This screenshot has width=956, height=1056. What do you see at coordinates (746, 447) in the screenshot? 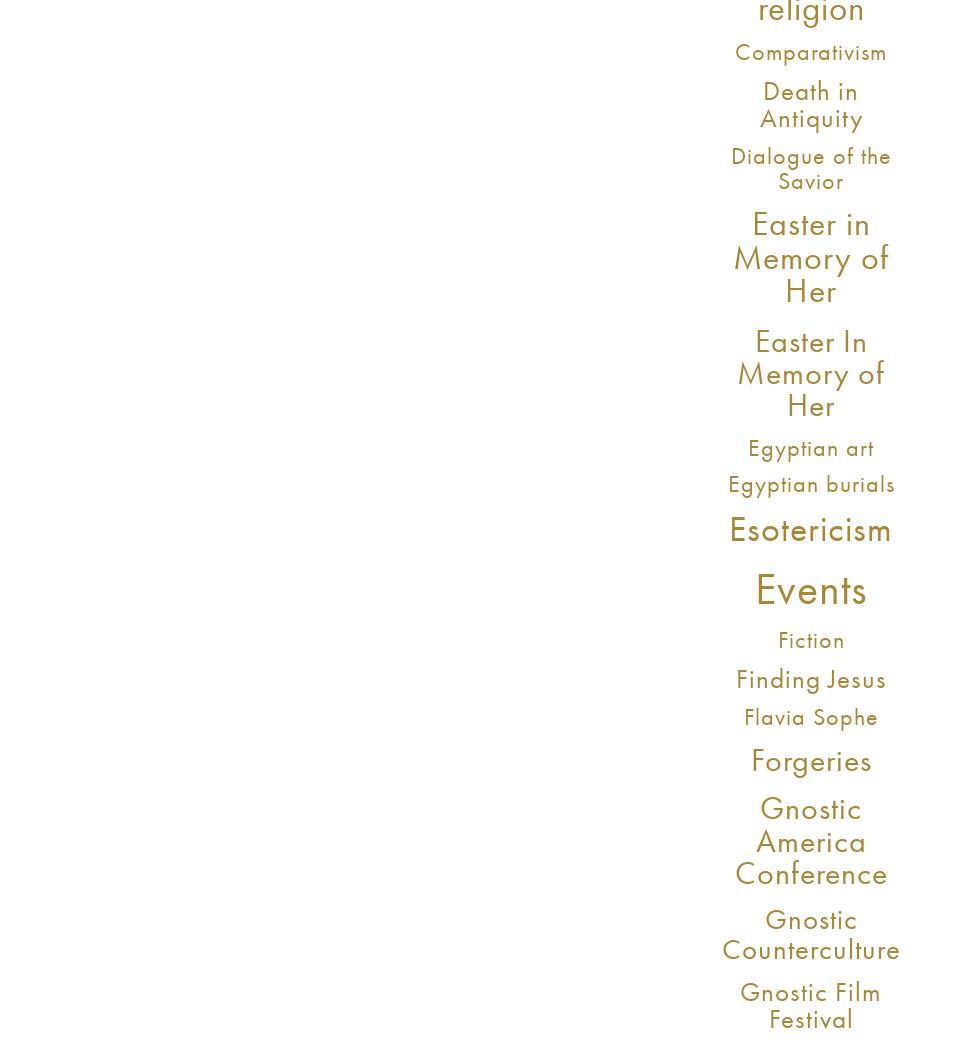
I see `'Egyptian art'` at bounding box center [746, 447].